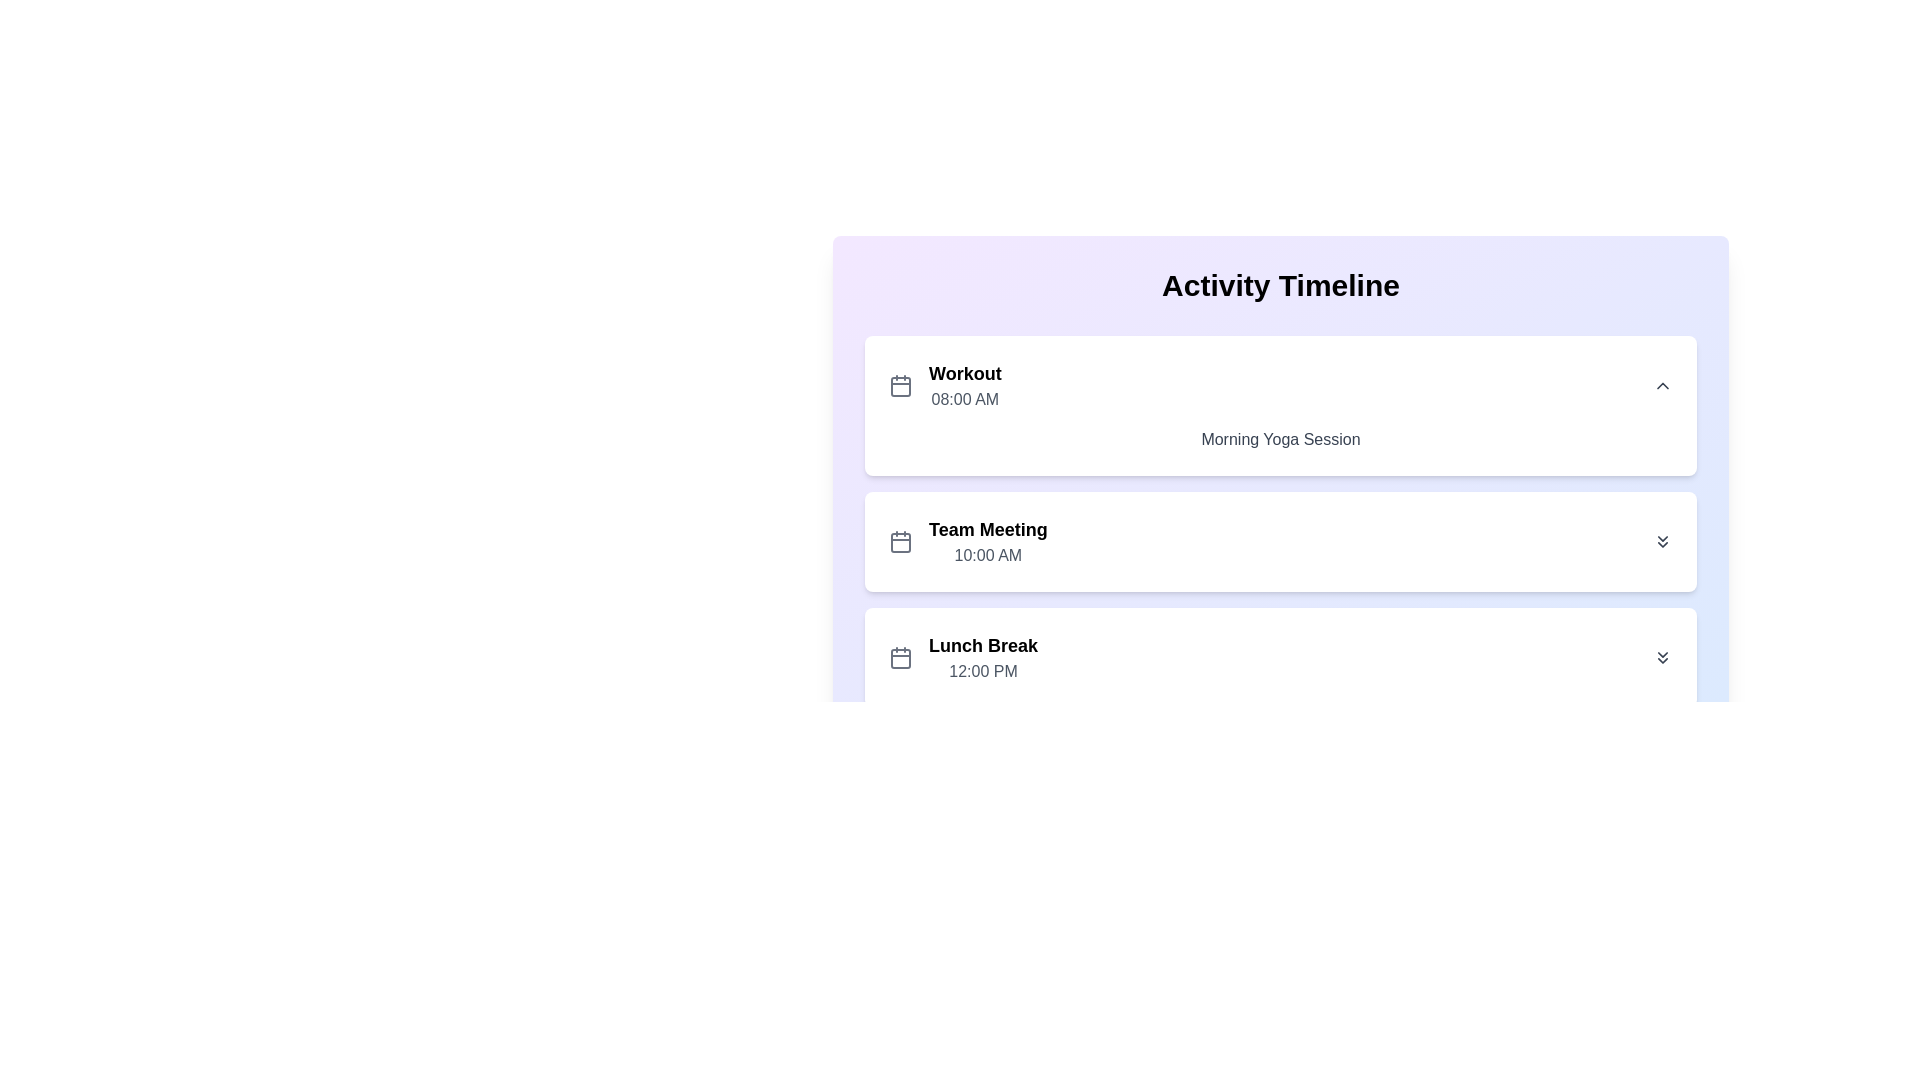 This screenshot has width=1920, height=1080. What do you see at coordinates (900, 658) in the screenshot?
I see `the date/event icon located to the left of the 'Lunch Break' text within the activity card on the timeline` at bounding box center [900, 658].